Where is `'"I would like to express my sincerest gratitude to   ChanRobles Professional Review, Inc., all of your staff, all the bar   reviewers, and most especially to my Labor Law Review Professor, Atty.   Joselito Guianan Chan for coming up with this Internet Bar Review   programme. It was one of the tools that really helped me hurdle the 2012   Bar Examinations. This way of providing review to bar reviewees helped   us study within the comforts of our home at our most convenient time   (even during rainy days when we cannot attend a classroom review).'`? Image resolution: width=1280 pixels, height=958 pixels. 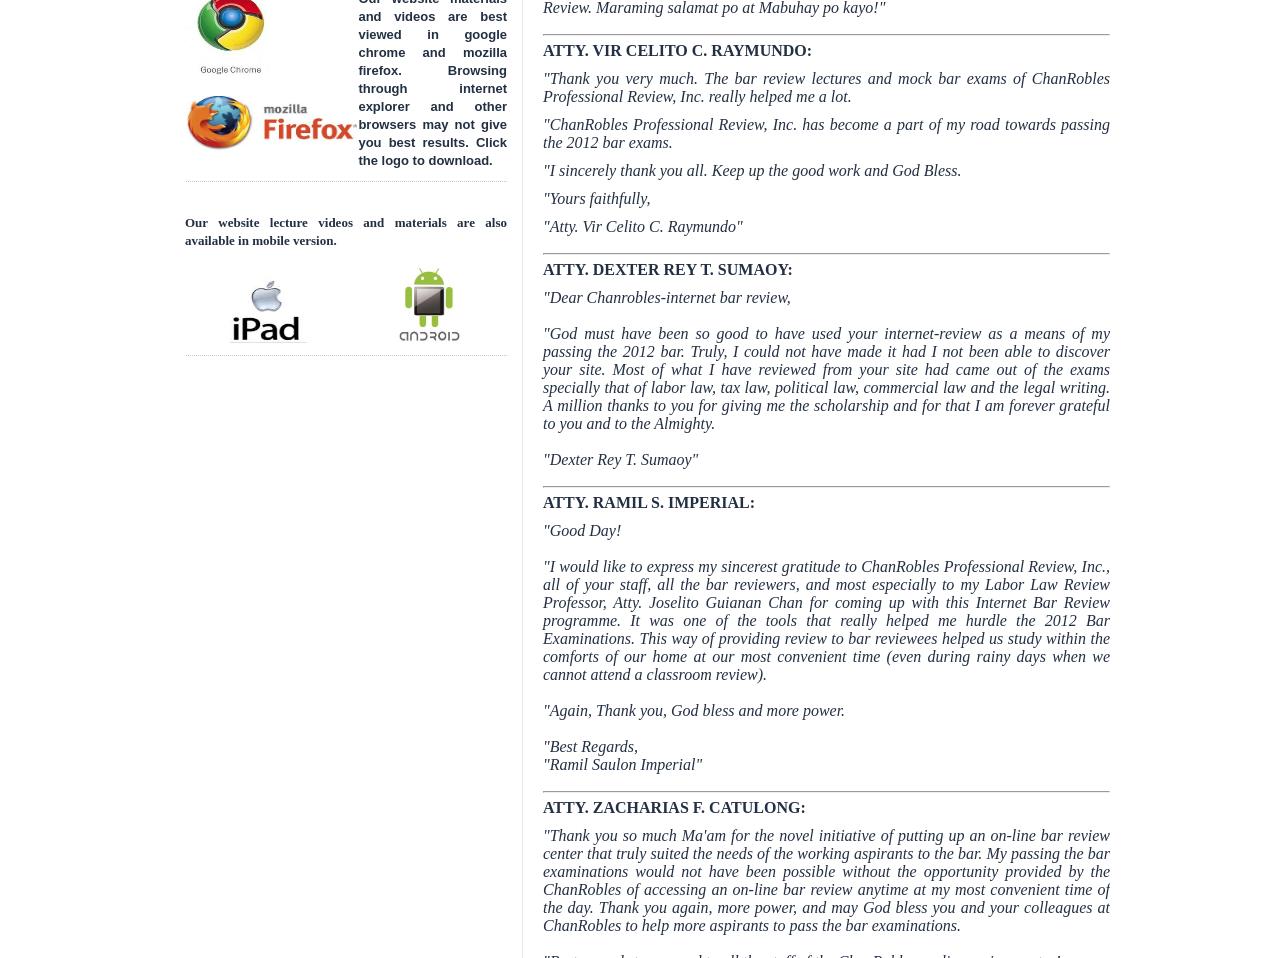 '"I would like to express my sincerest gratitude to   ChanRobles Professional Review, Inc., all of your staff, all the bar   reviewers, and most especially to my Labor Law Review Professor, Atty.   Joselito Guianan Chan for coming up with this Internet Bar Review   programme. It was one of the tools that really helped me hurdle the 2012   Bar Examinations. This way of providing review to bar reviewees helped   us study within the comforts of our home at our most convenient time   (even during rainy days when we cannot attend a classroom review).' is located at coordinates (826, 620).